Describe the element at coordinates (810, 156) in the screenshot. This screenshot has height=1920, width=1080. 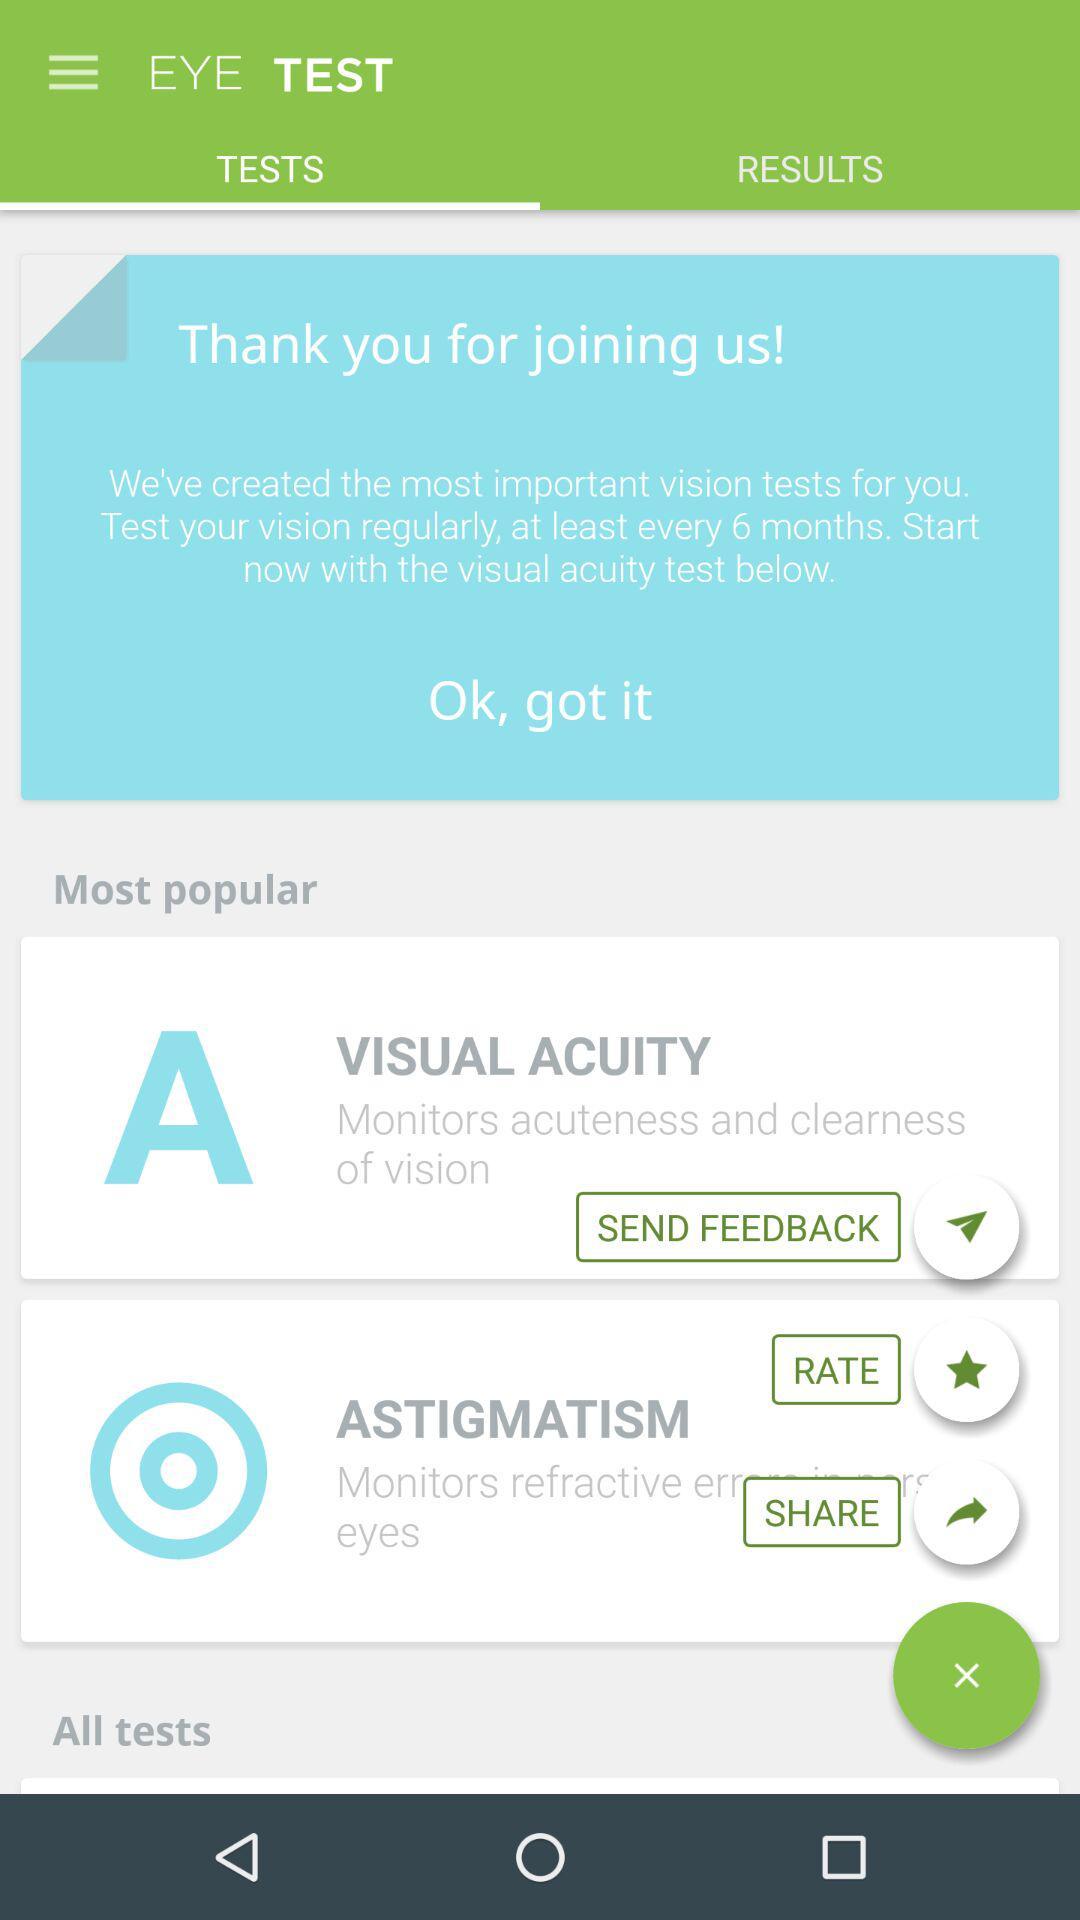
I see `item next to tests` at that location.